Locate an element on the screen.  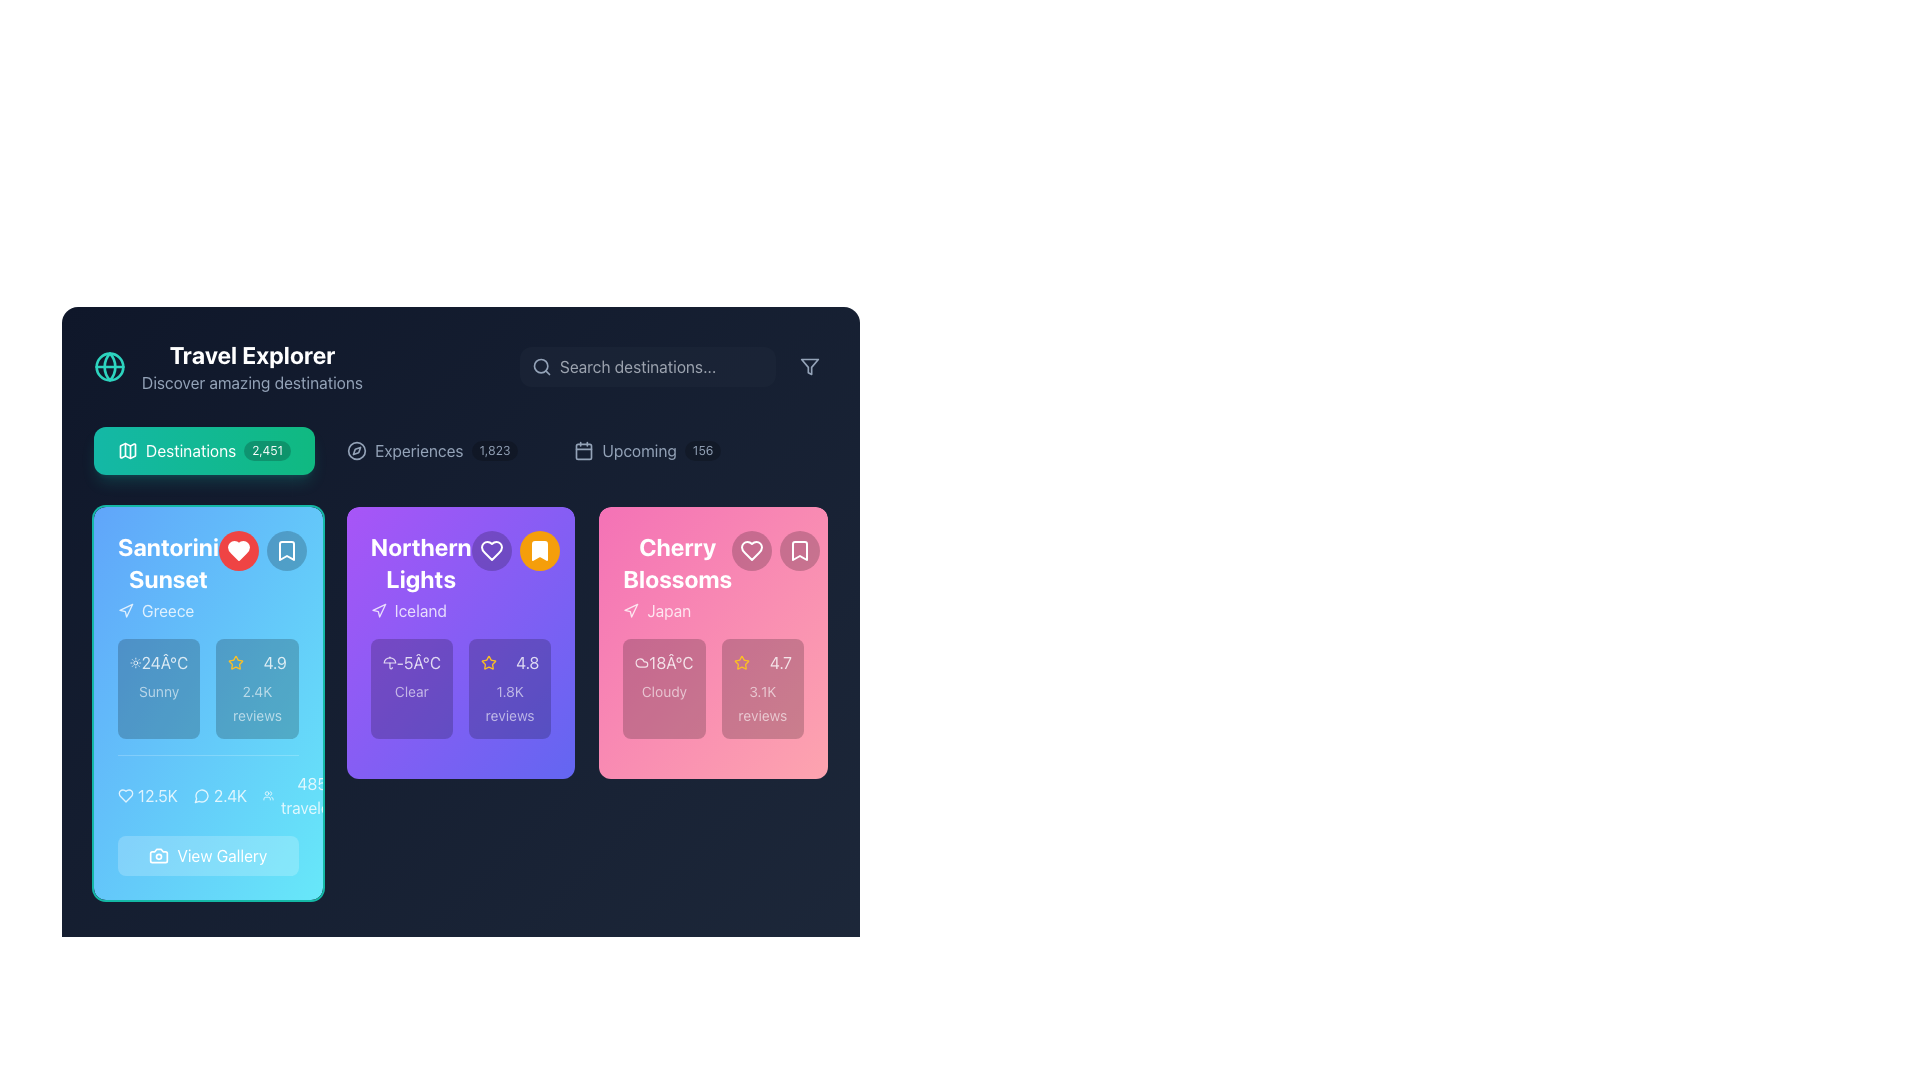
the circular SVG element that is part of a compass-like icon in the toolbar at the top of the layout is located at coordinates (357, 451).